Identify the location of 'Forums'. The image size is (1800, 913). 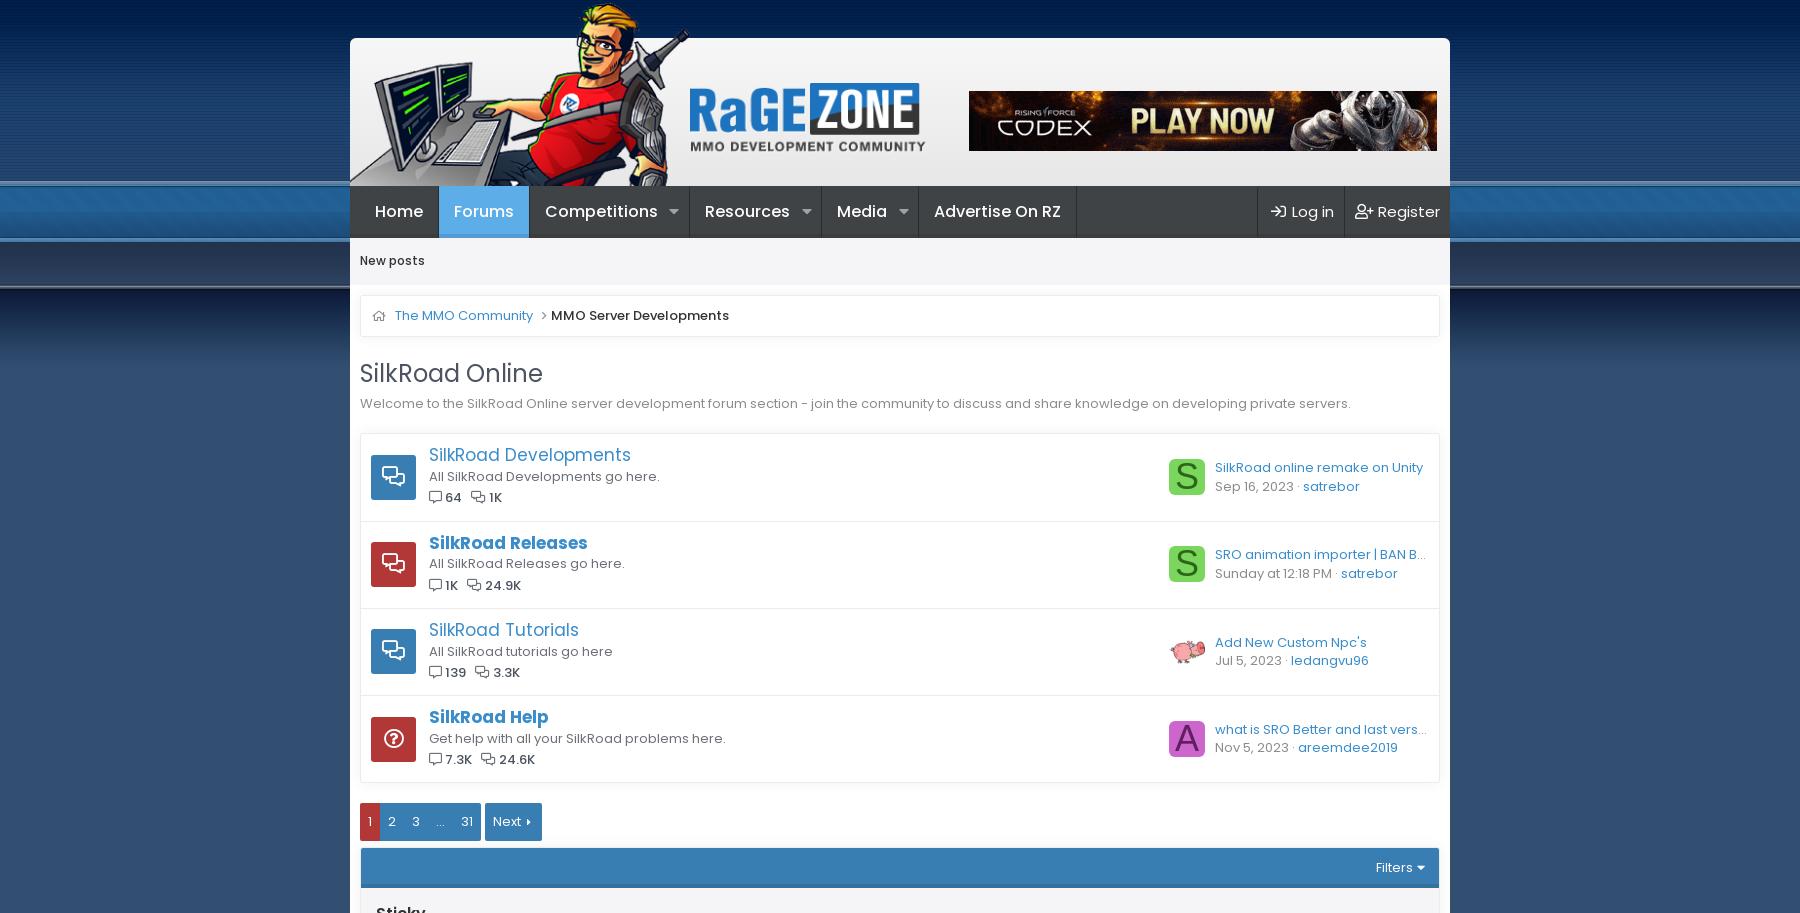
(483, 209).